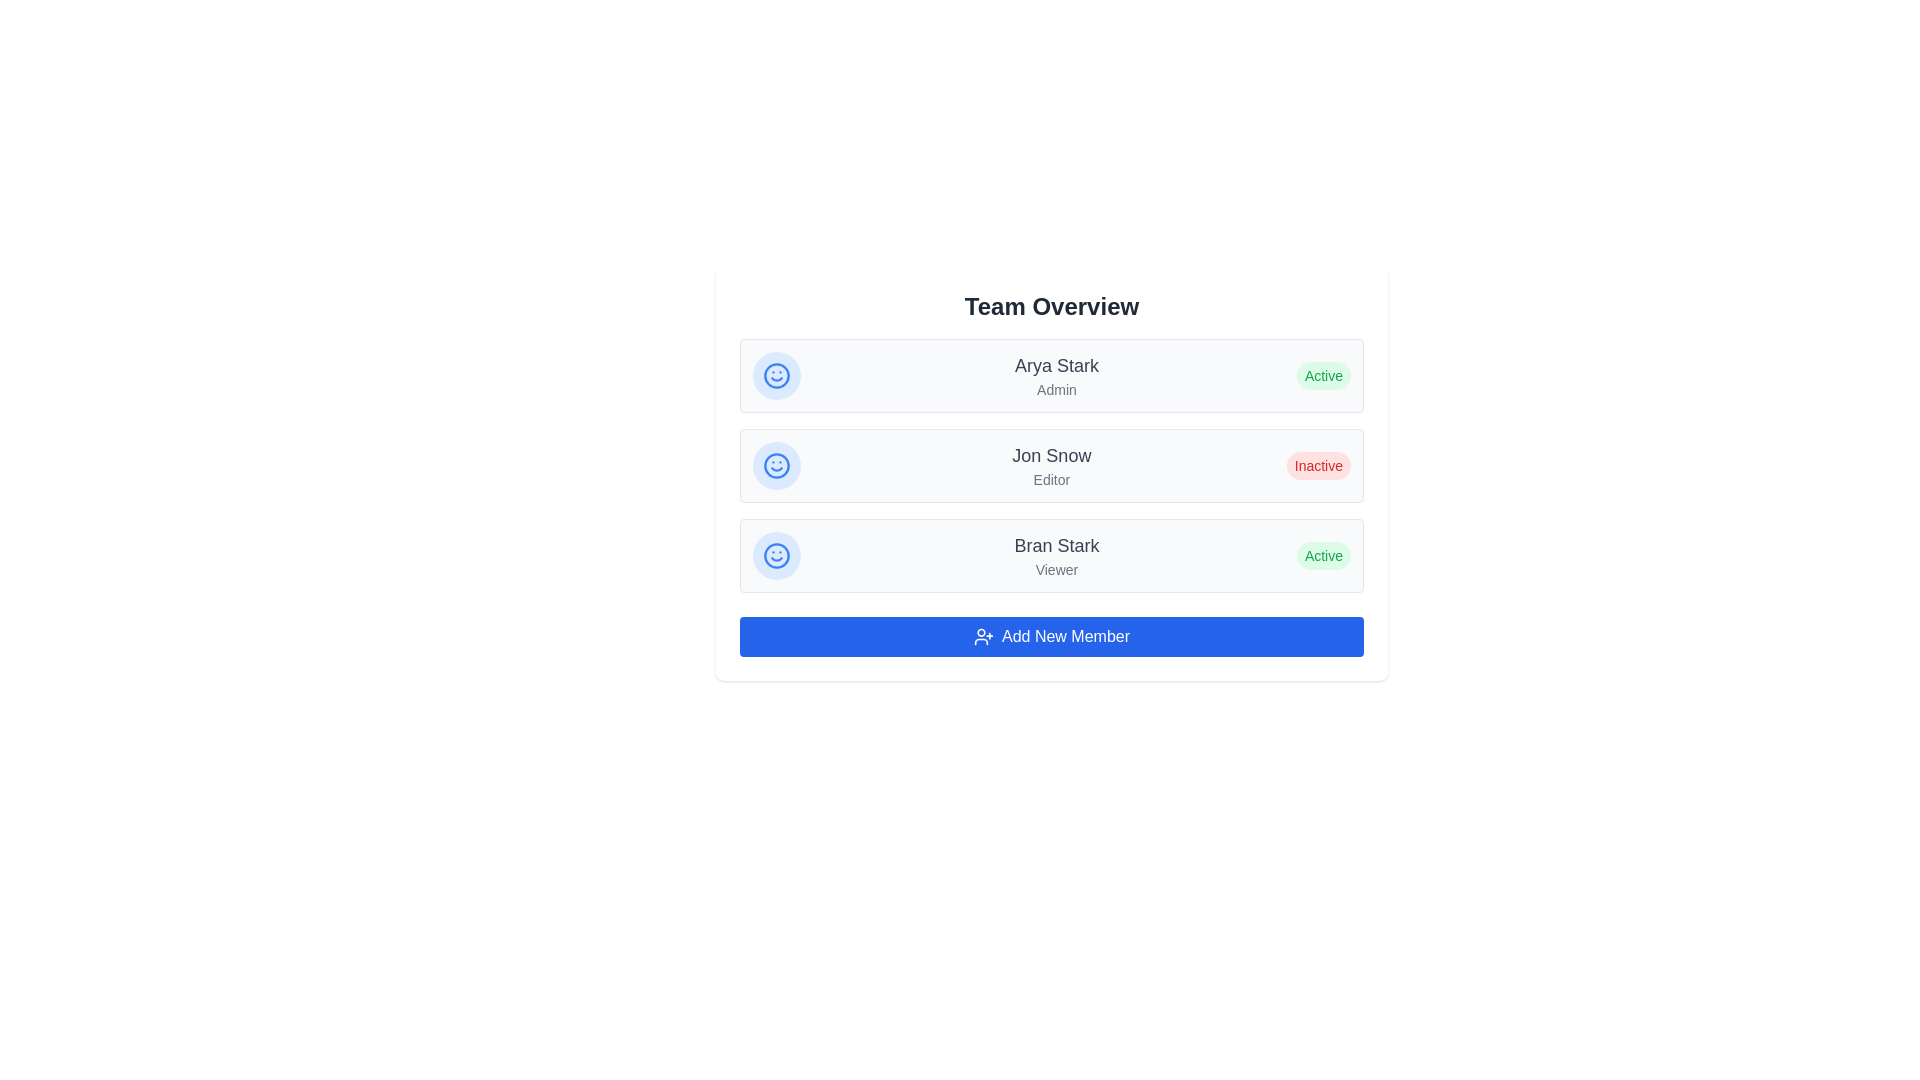  I want to click on the Profile Card for 'Arya Stark', which displays her role as 'Admin' and status as 'Active'. This card is the first in the vertical list under the 'Team Overview' heading, so click(1050, 375).